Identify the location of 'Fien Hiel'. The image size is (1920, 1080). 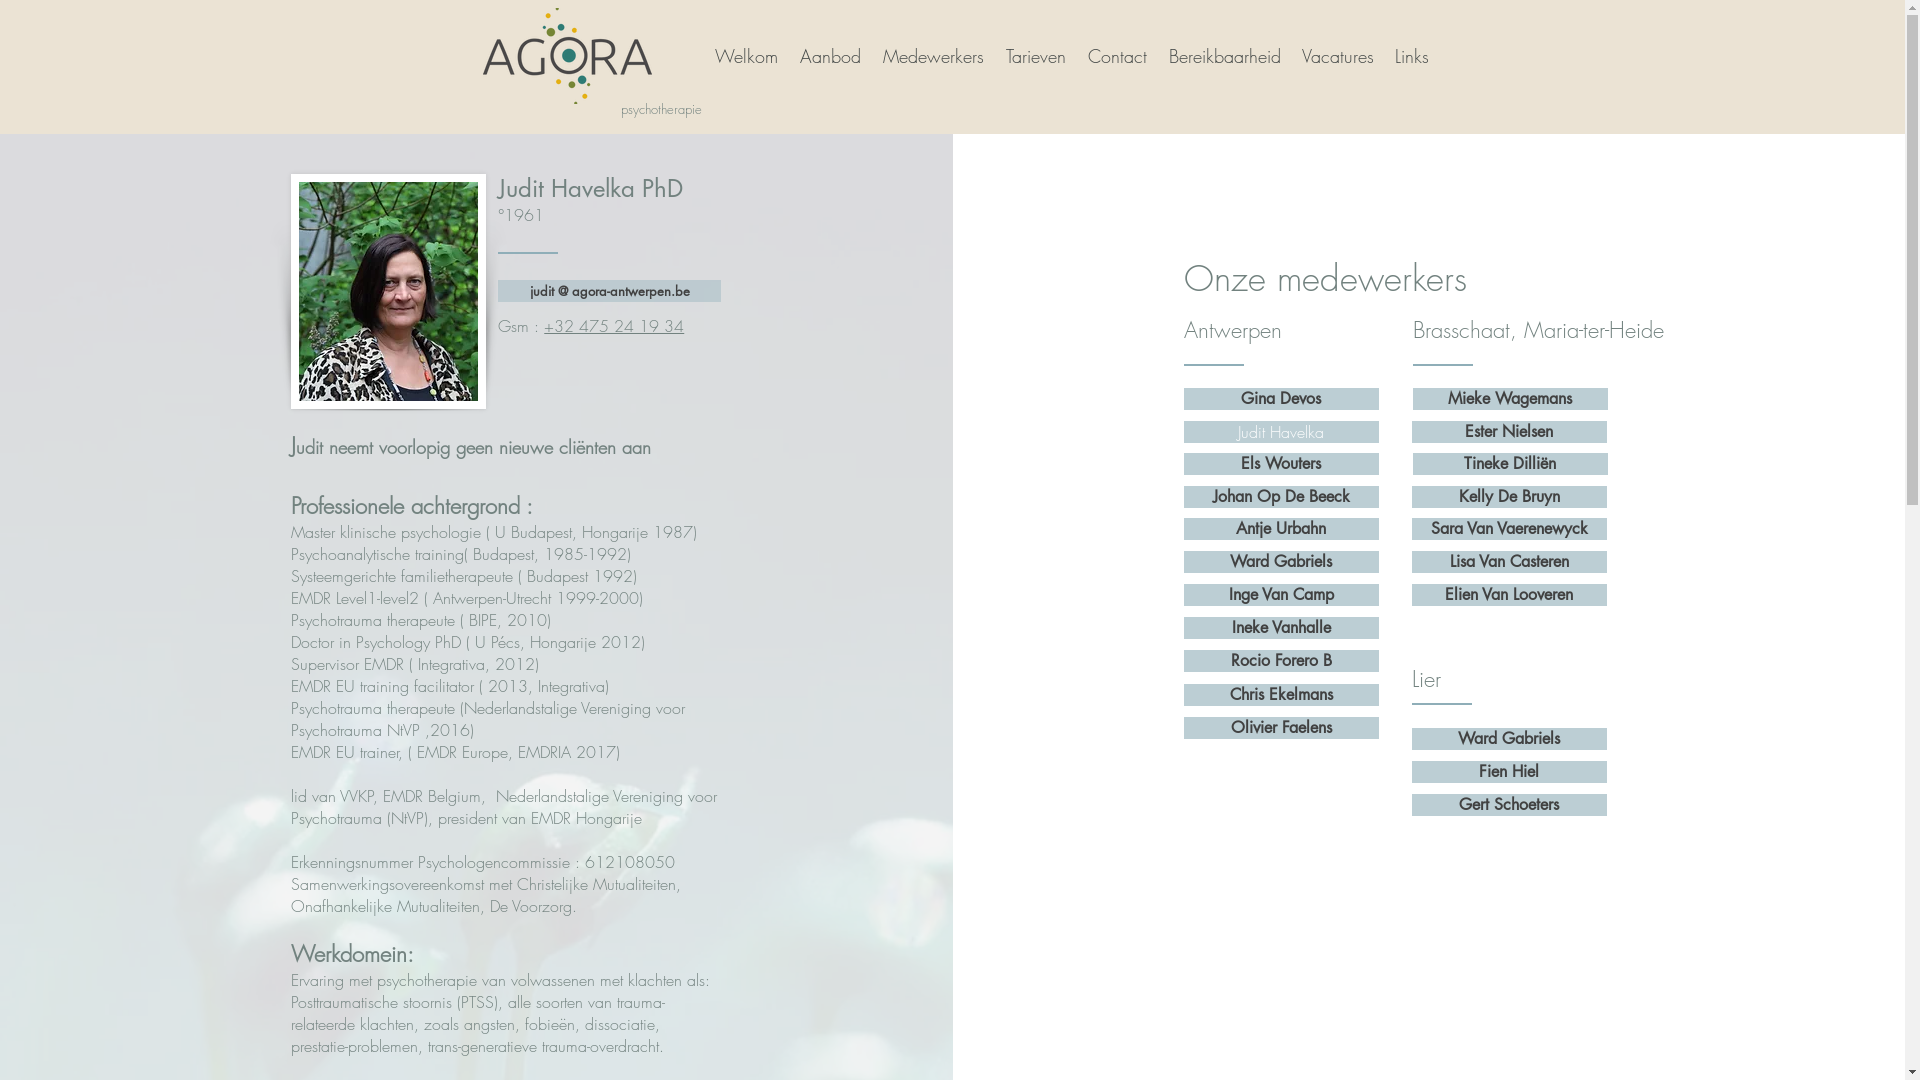
(1410, 770).